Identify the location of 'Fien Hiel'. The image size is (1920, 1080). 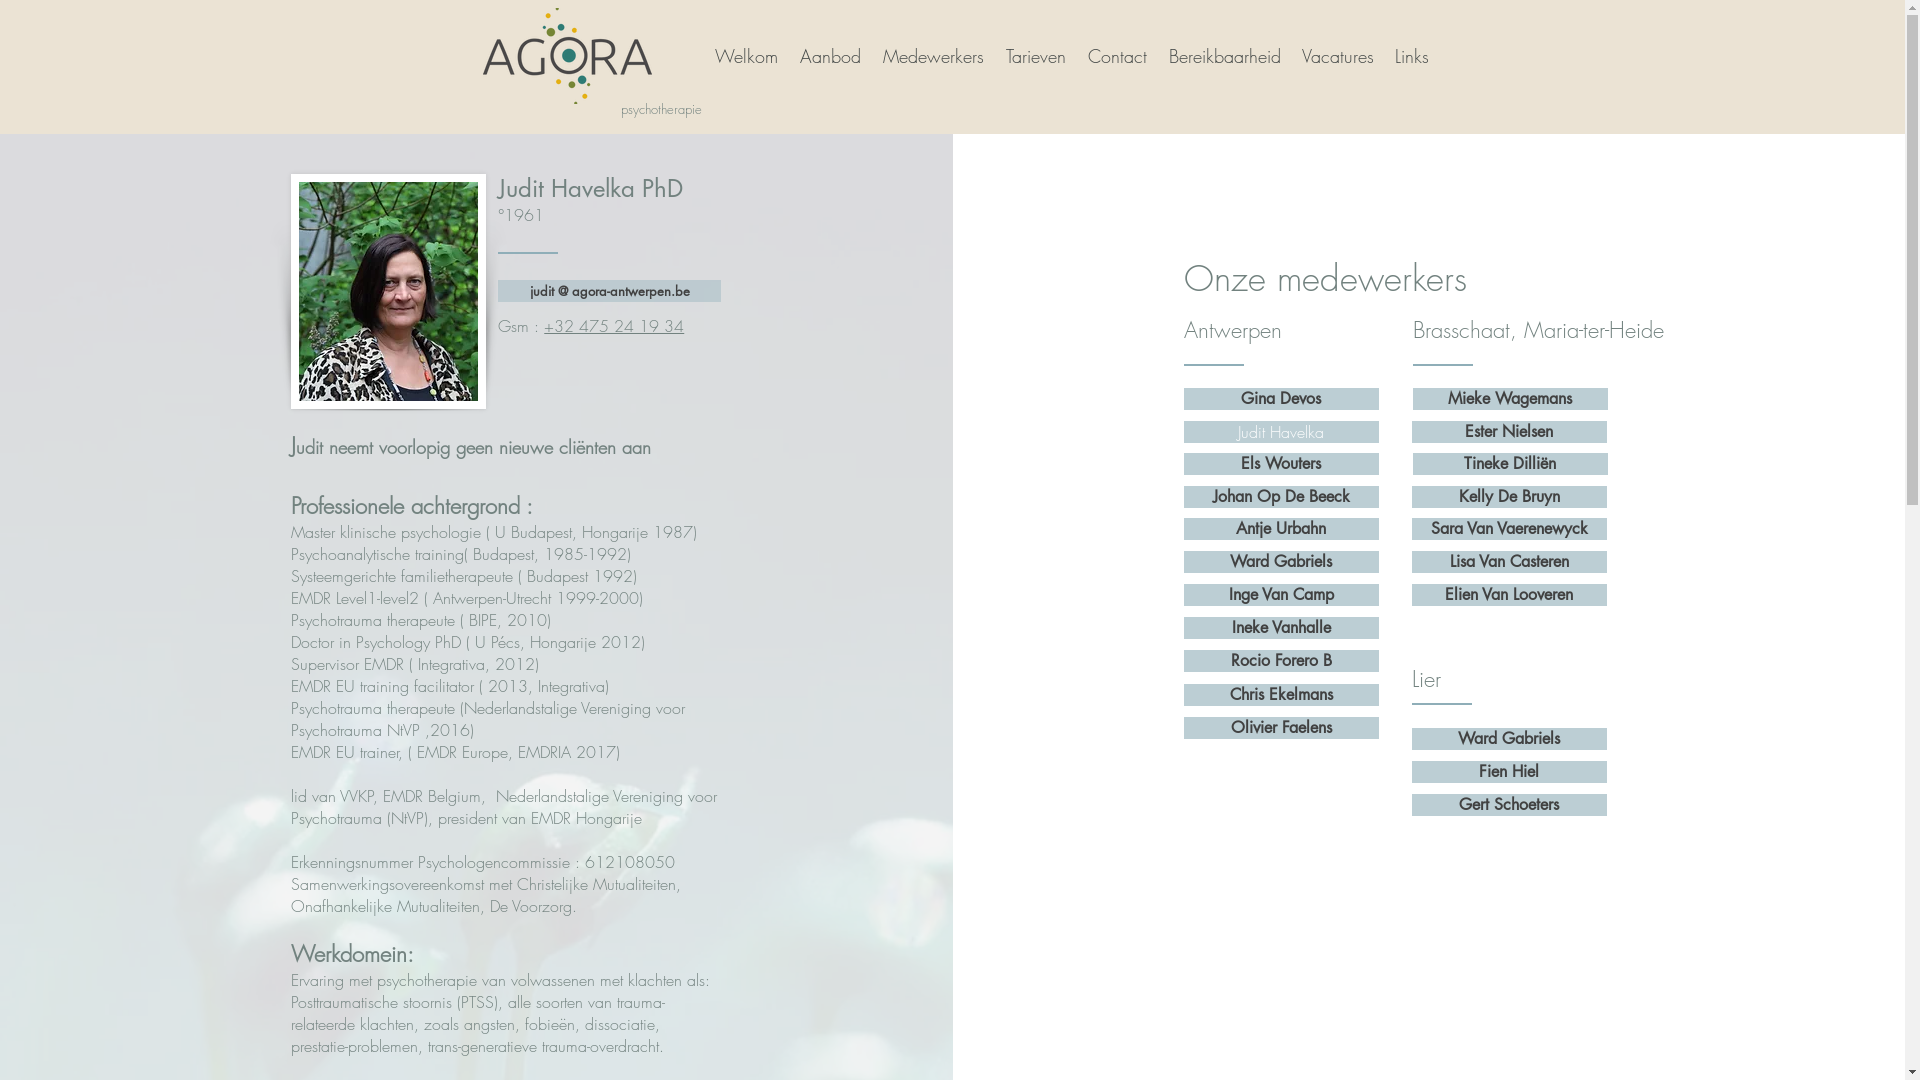
(1410, 770).